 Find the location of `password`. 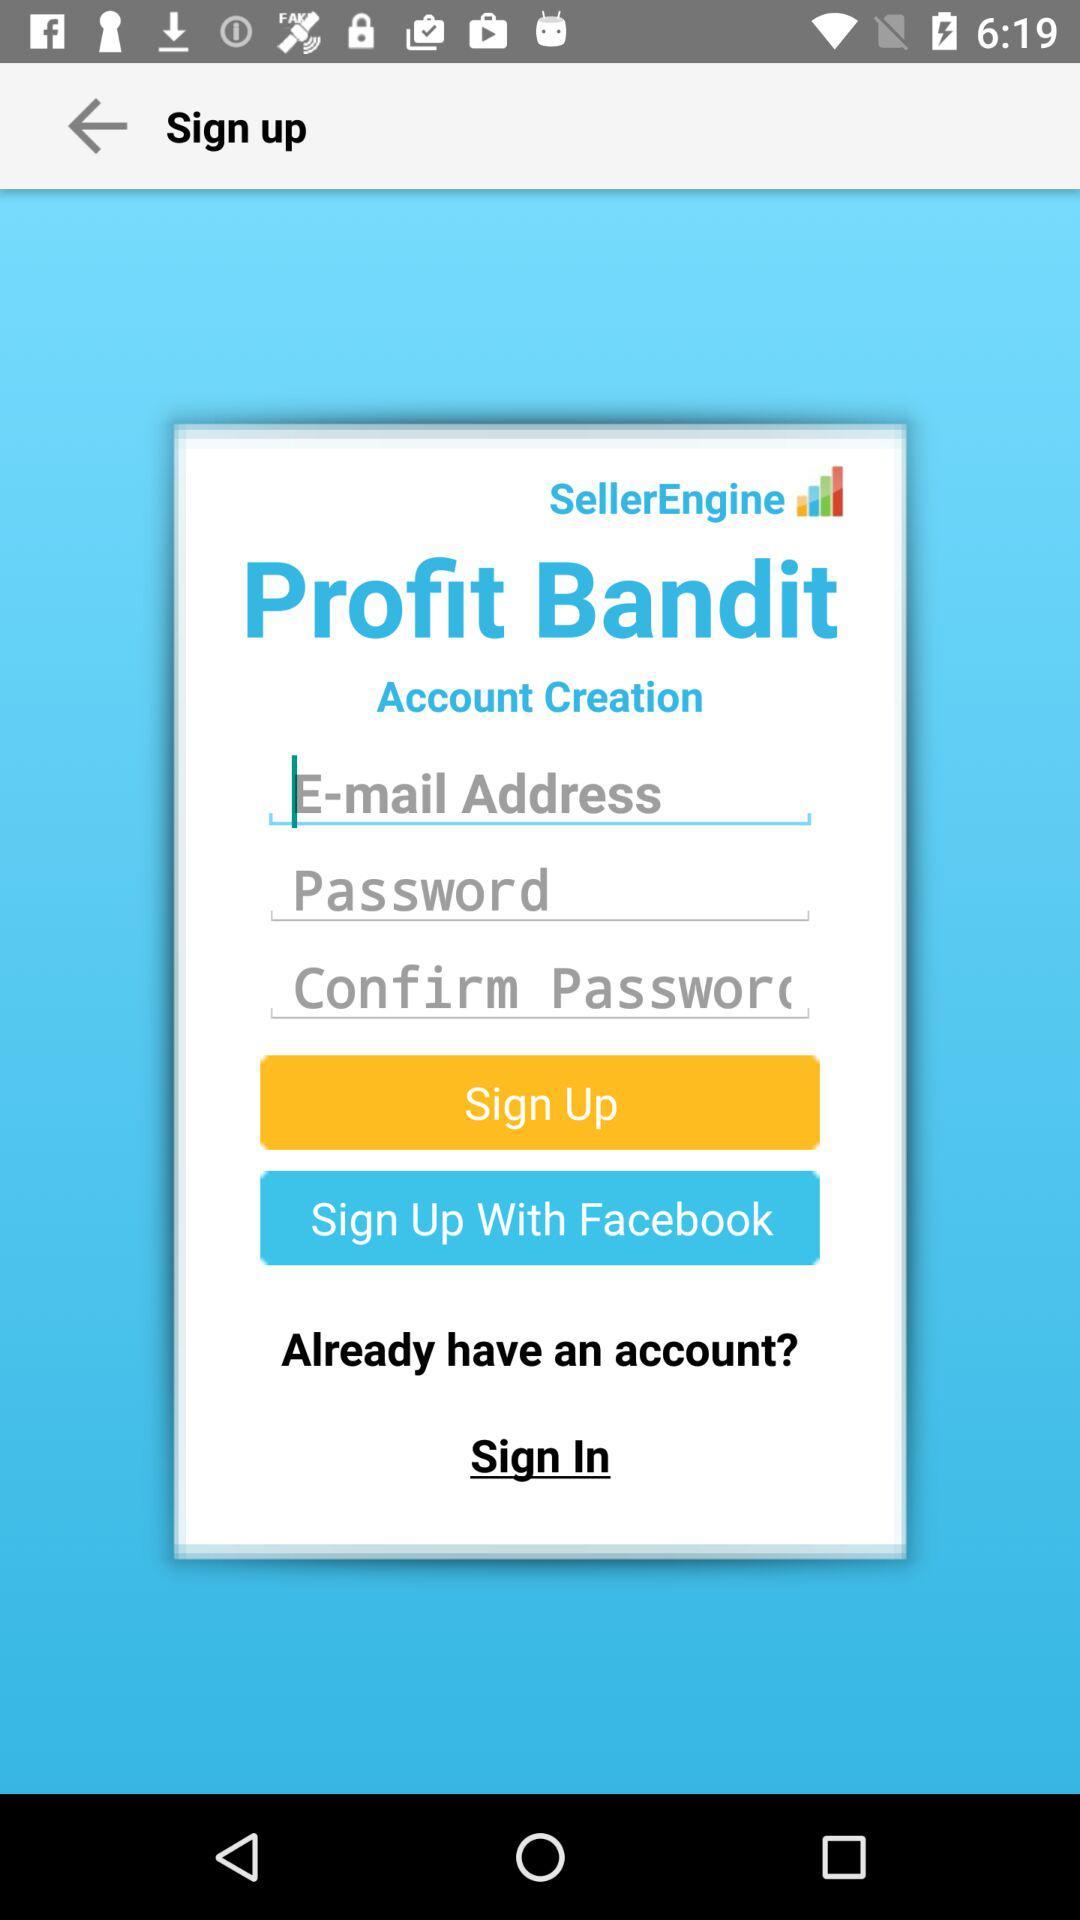

password is located at coordinates (540, 888).